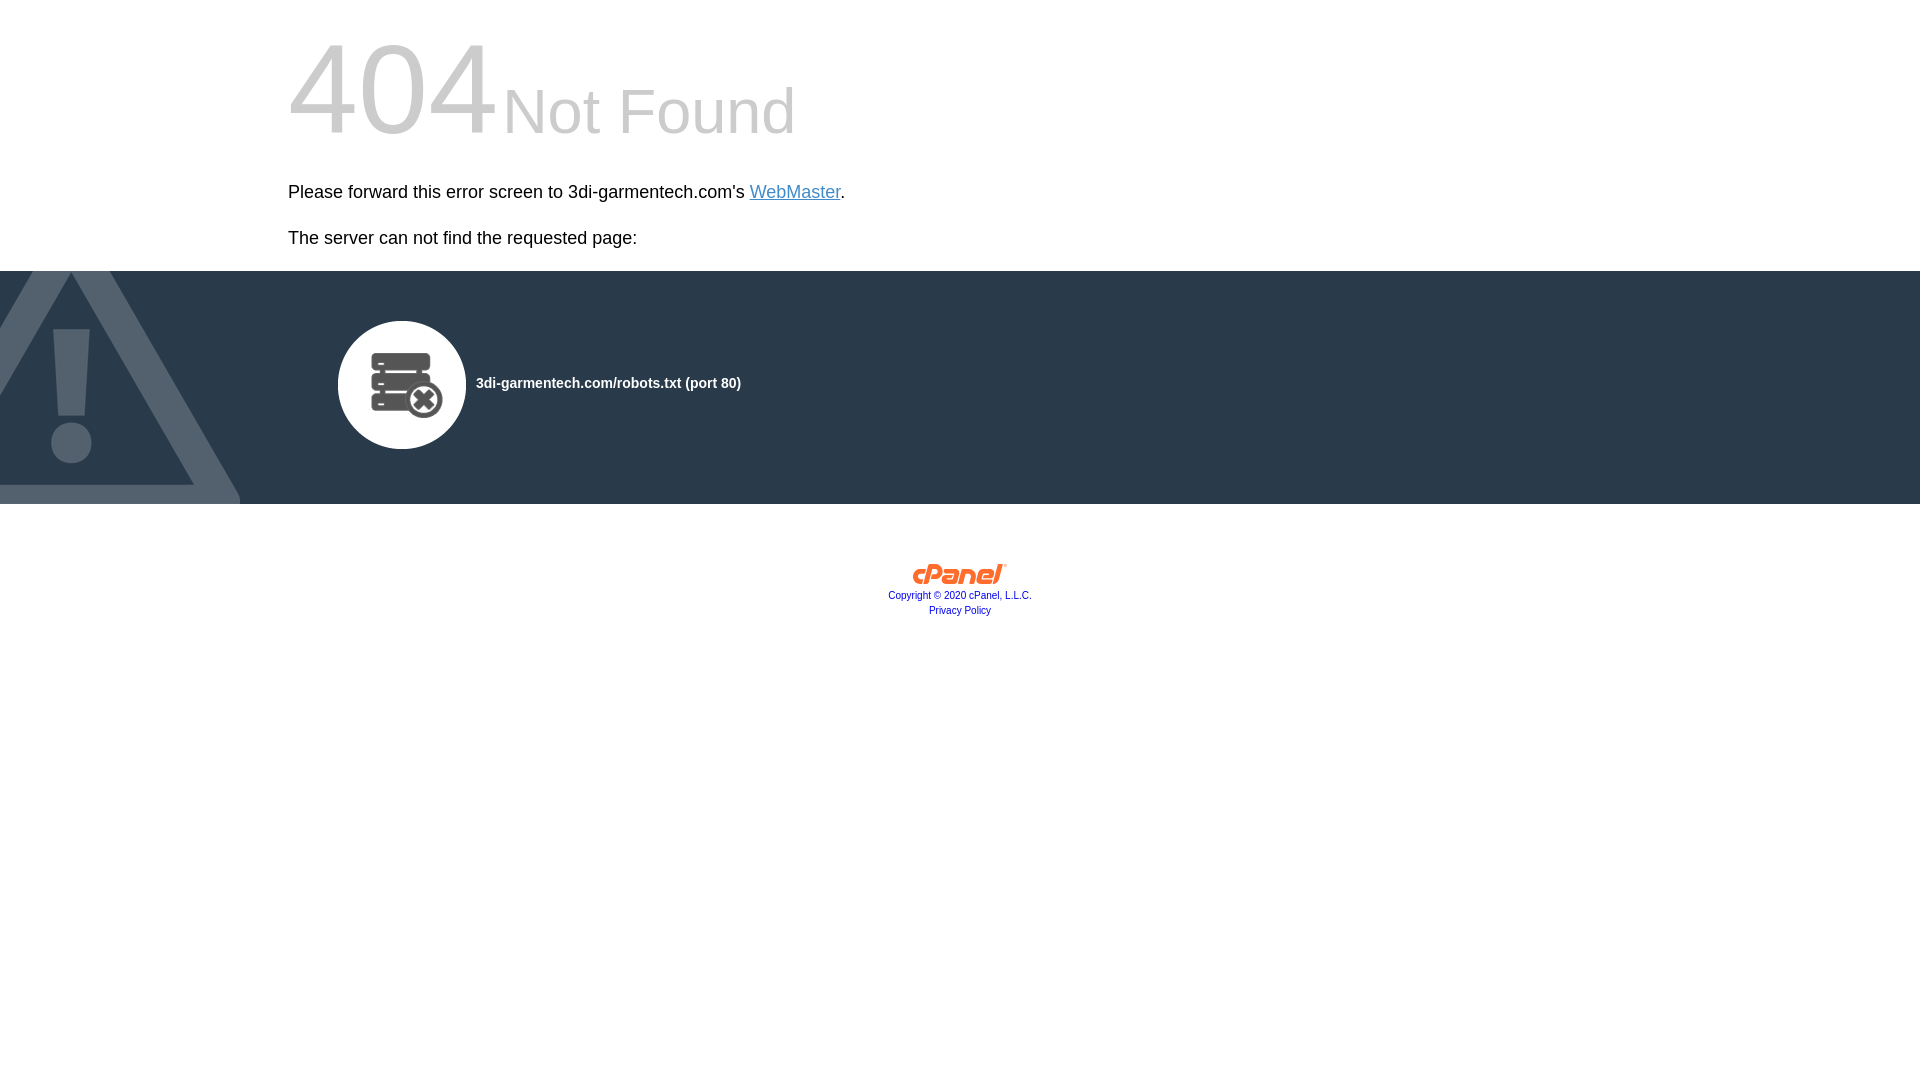 The image size is (1920, 1080). I want to click on 'cPanel, Inc.', so click(960, 578).